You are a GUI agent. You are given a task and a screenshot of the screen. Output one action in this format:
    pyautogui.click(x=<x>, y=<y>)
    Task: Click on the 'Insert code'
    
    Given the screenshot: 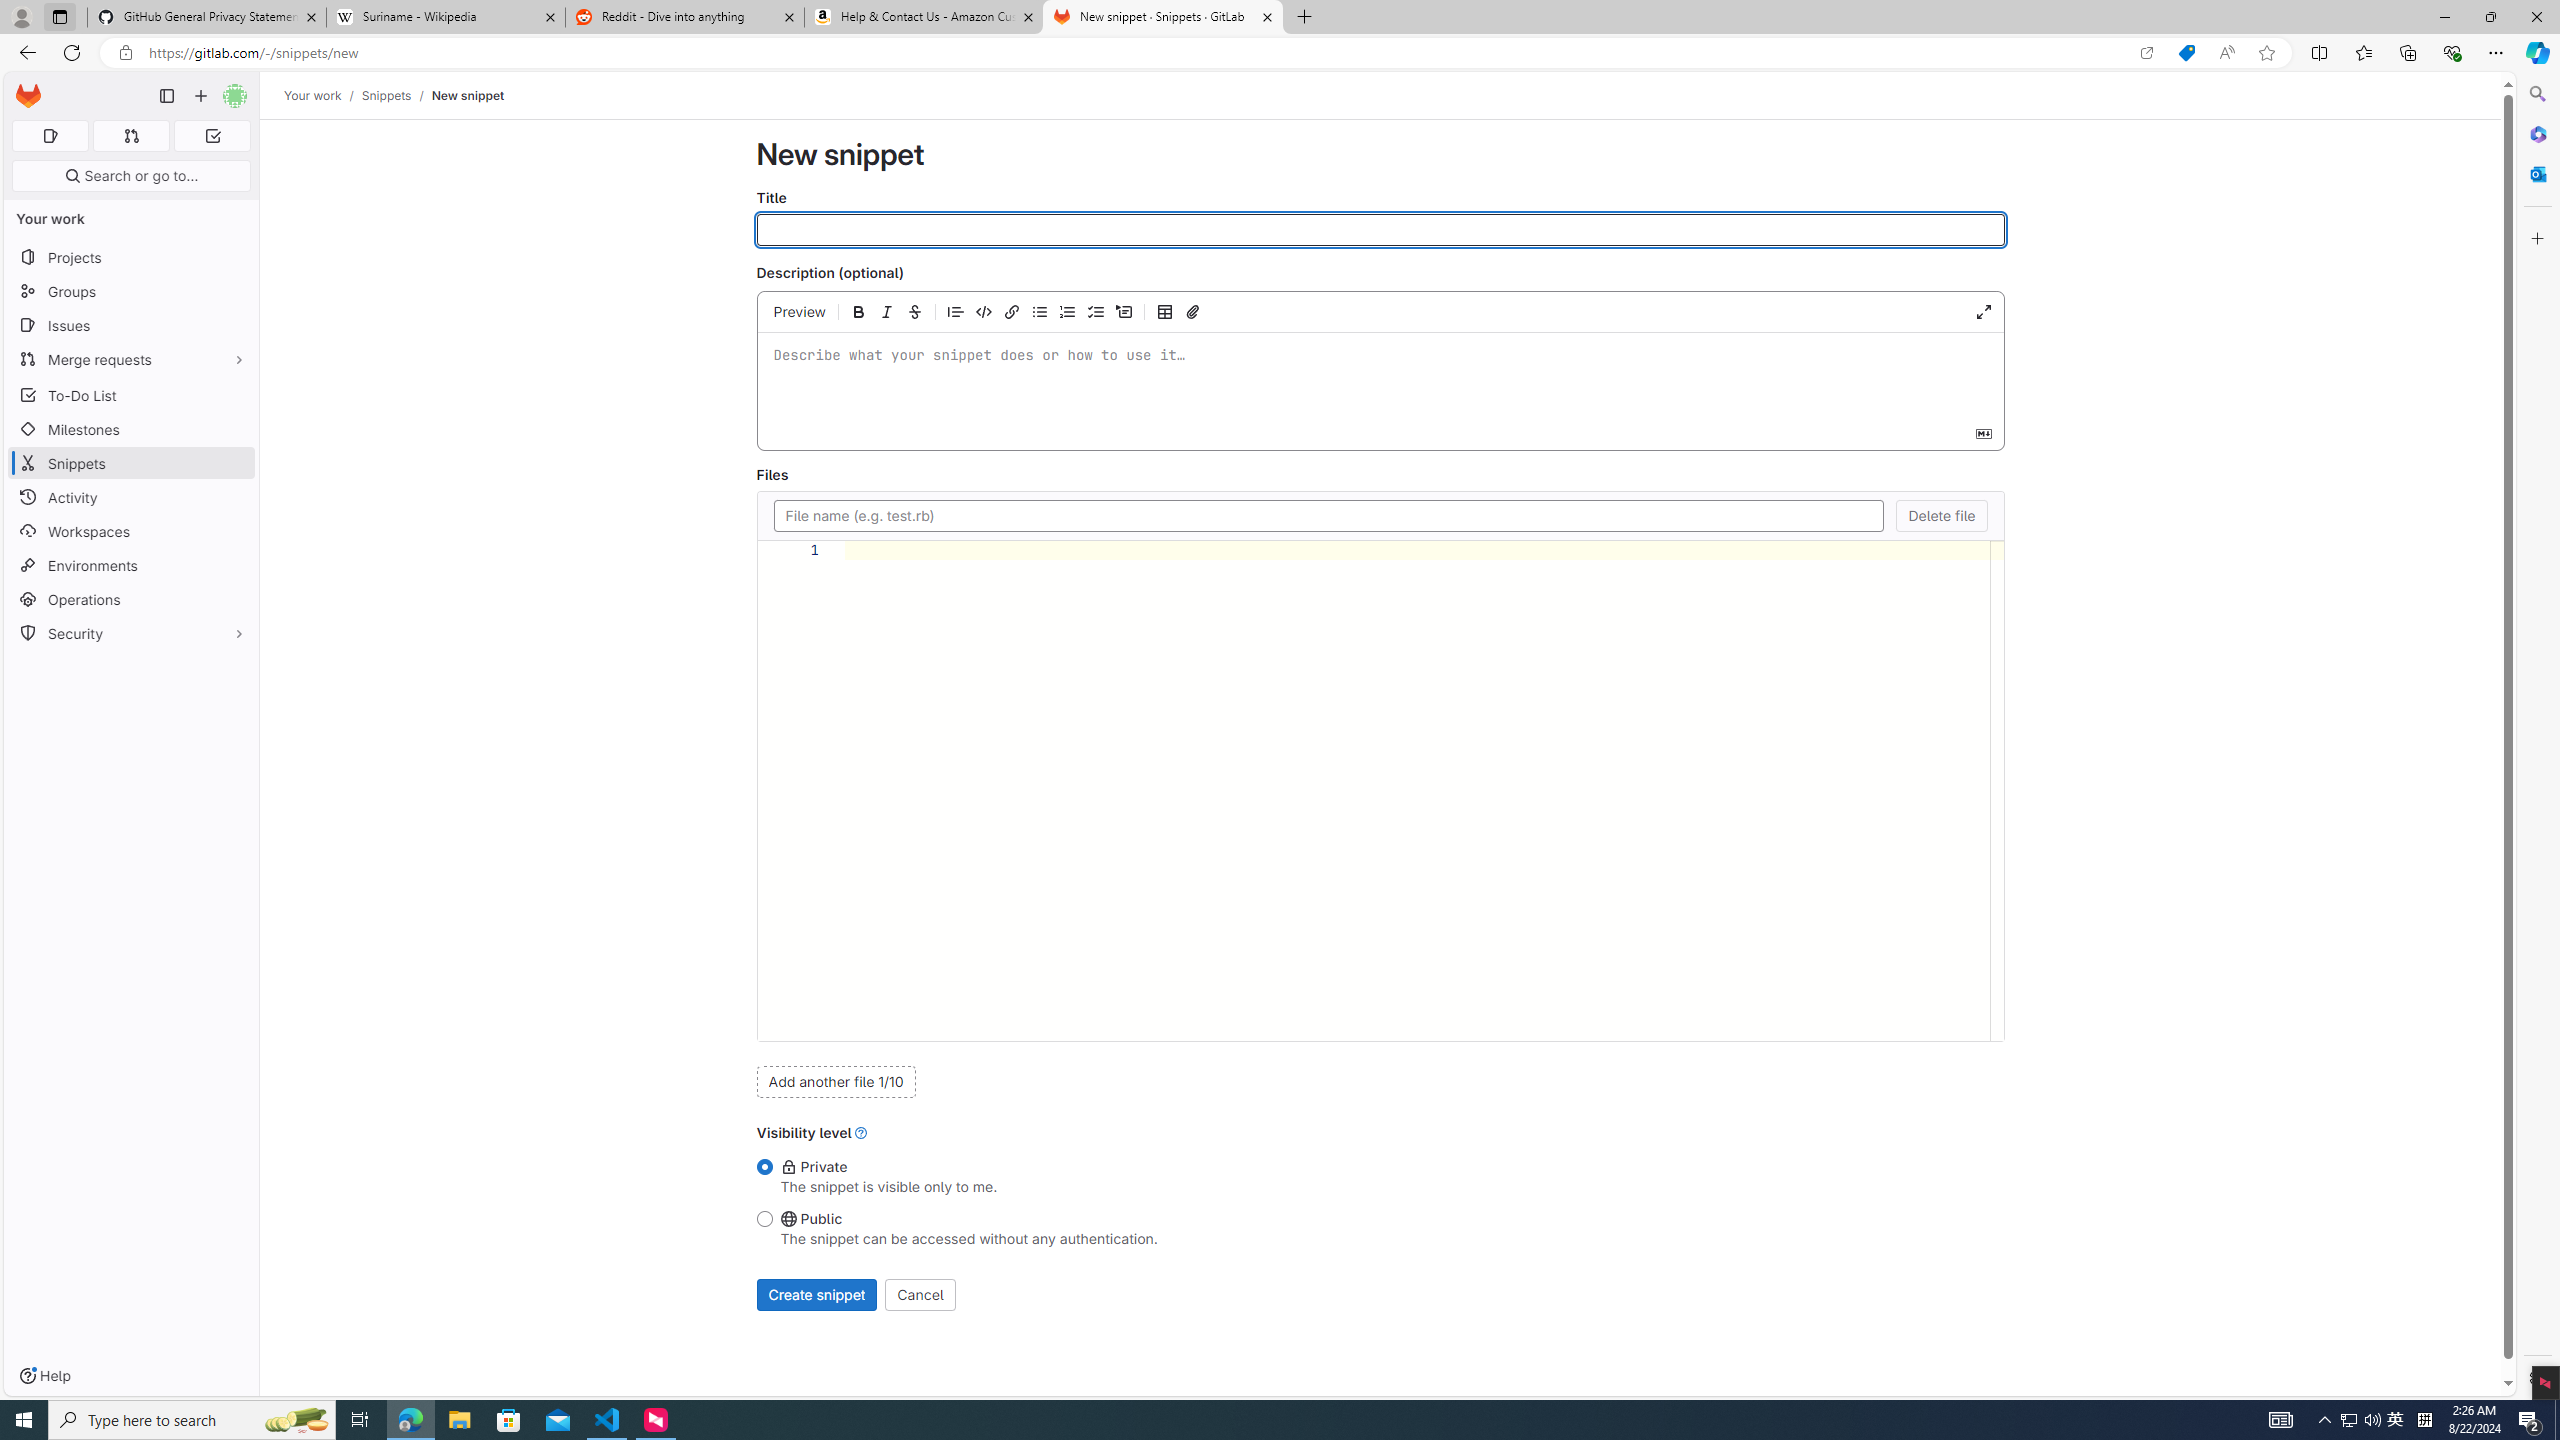 What is the action you would take?
    pyautogui.click(x=983, y=310)
    